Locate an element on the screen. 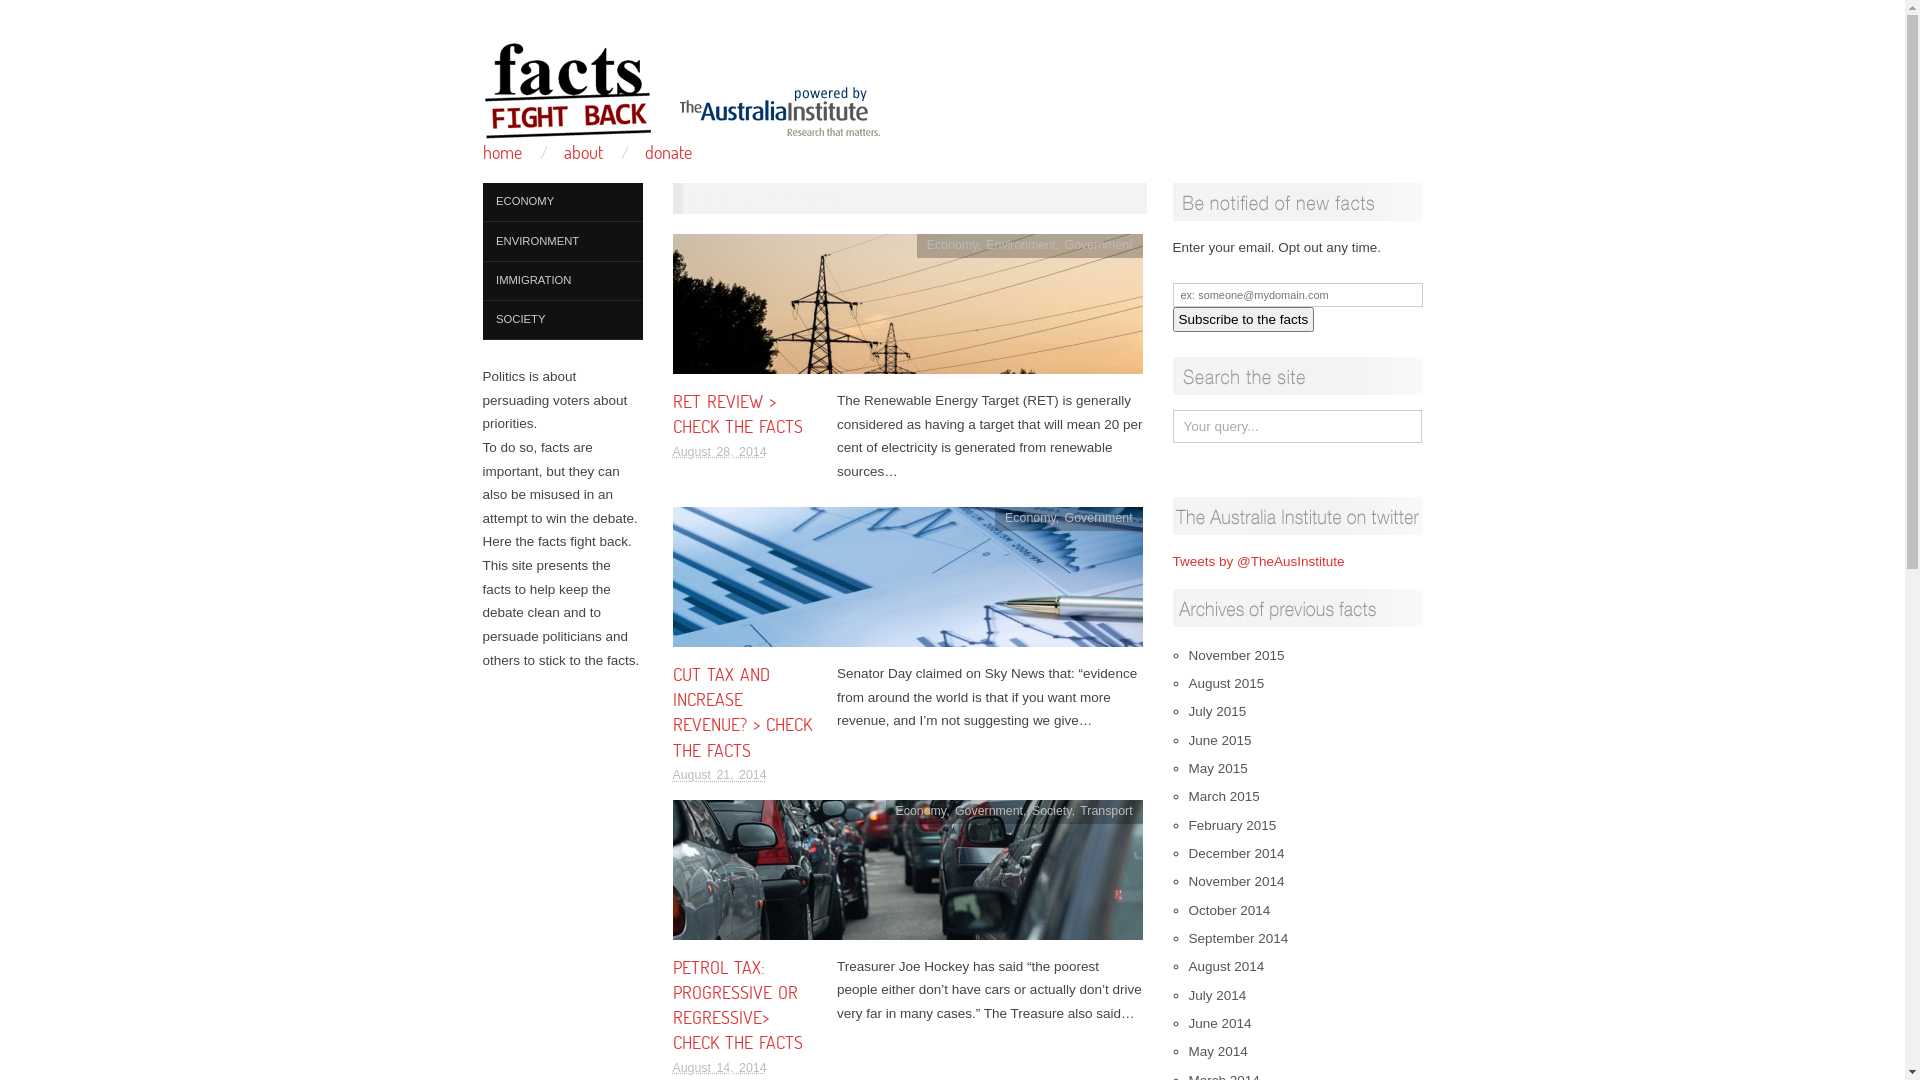  'February 2015' is located at coordinates (1231, 825).